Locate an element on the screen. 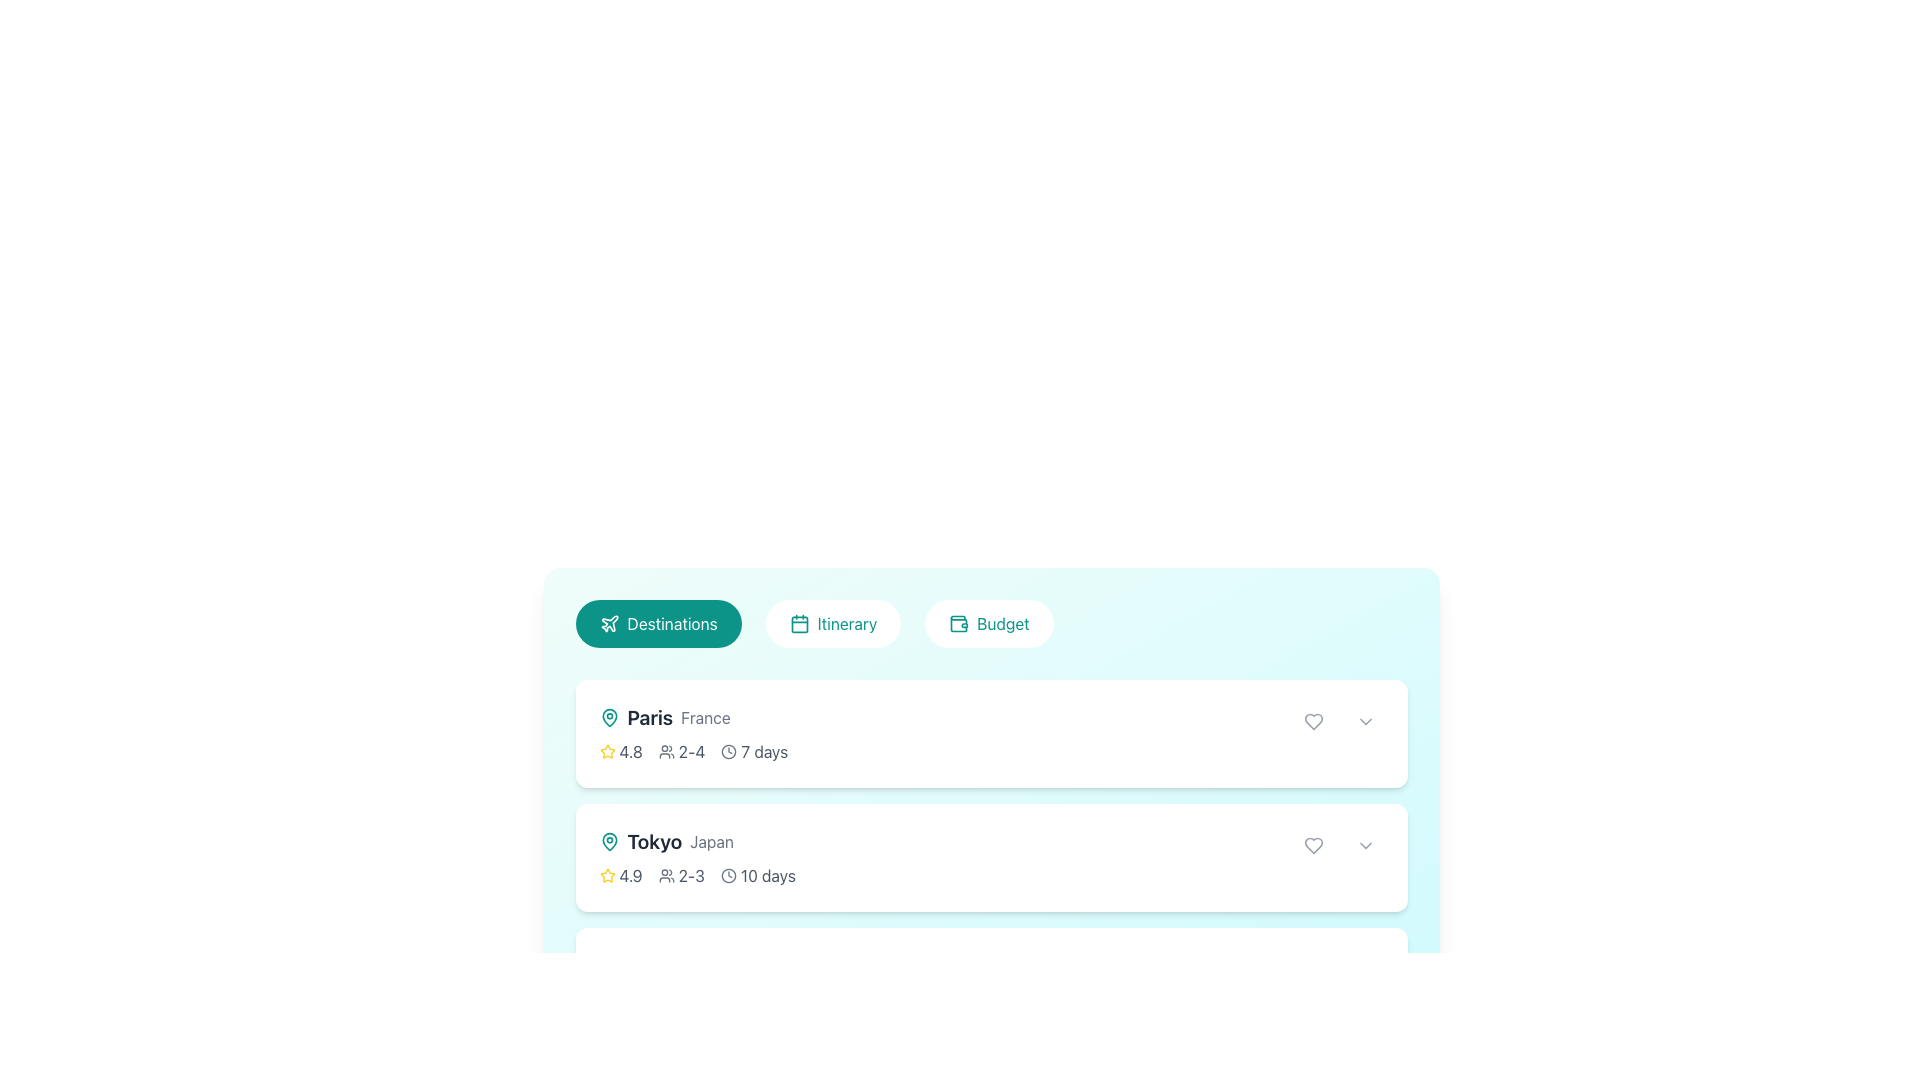 This screenshot has width=1920, height=1080. the text display element showing '4.8' in gray font, which is located to the right of the yellow star icon in the rating feature of the 'Paris France' card is located at coordinates (630, 752).